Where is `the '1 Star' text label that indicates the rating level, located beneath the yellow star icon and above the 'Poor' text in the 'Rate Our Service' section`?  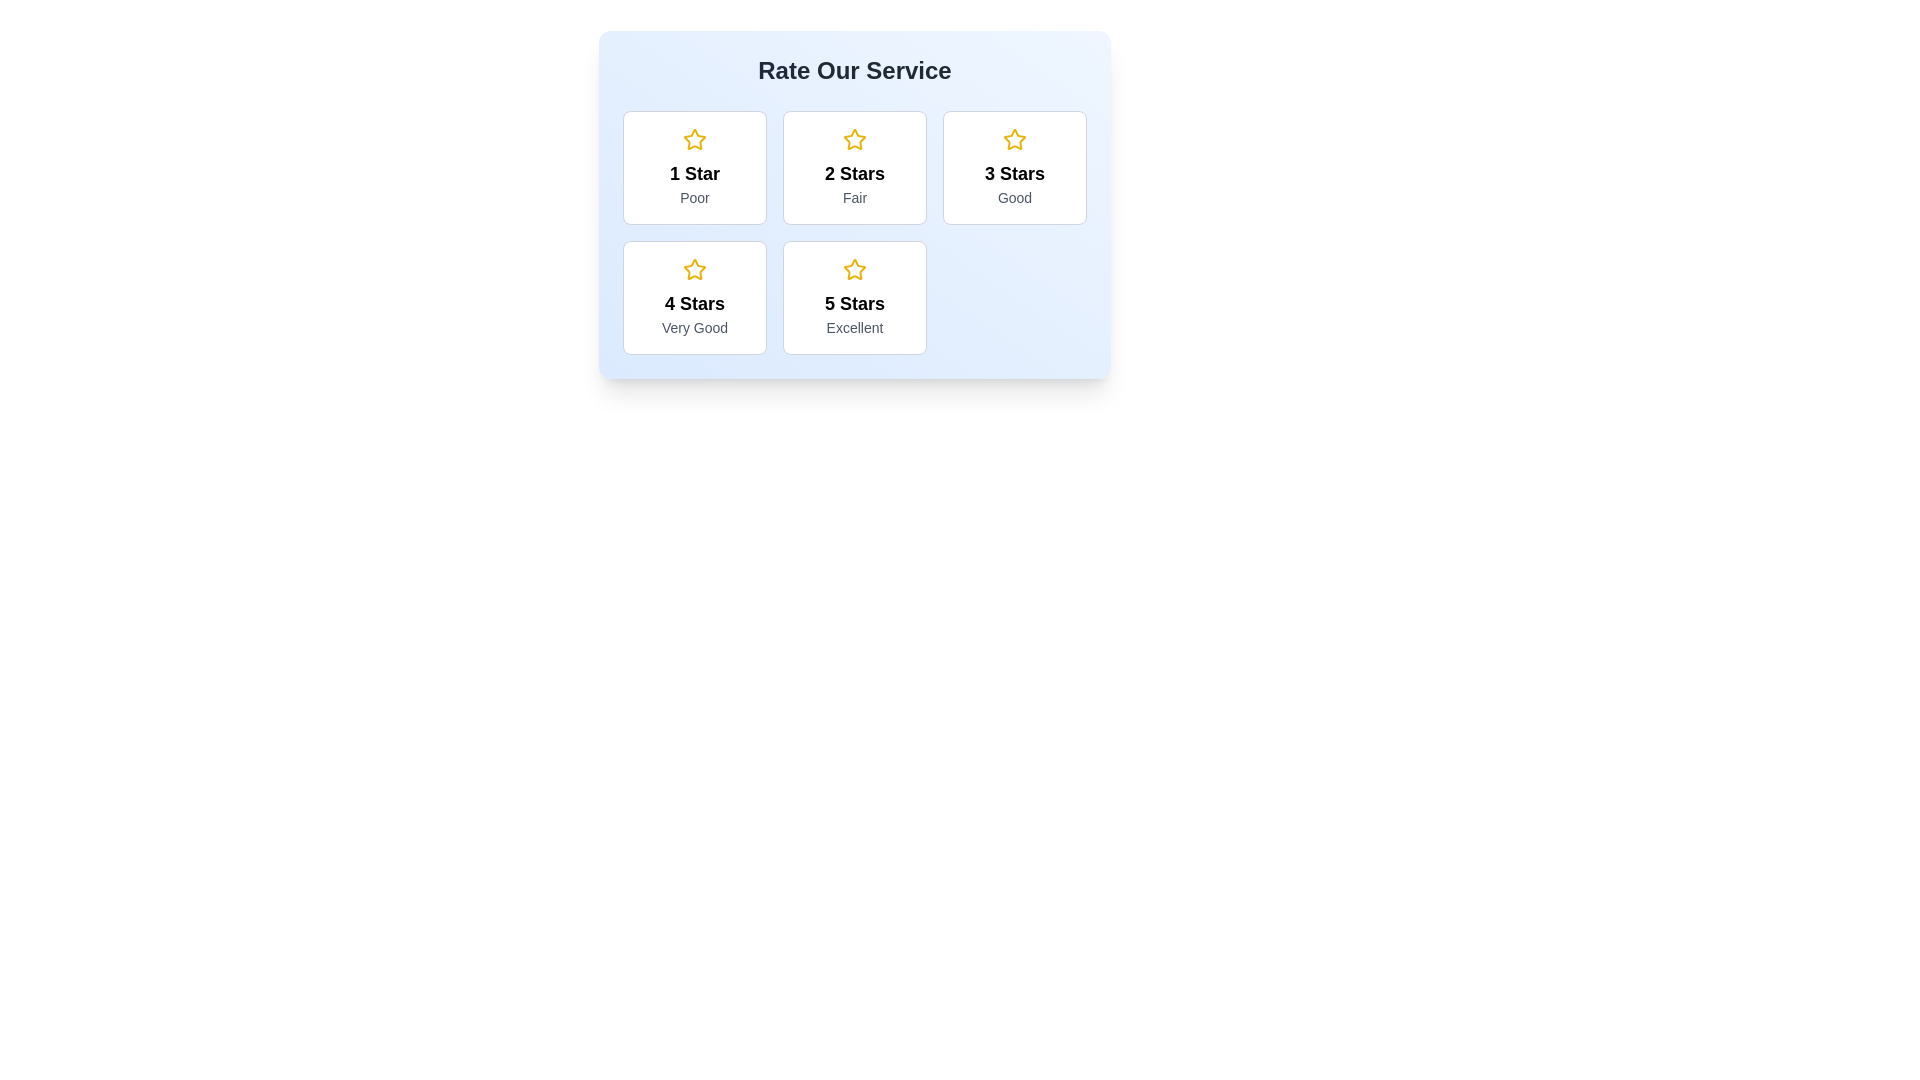 the '1 Star' text label that indicates the rating level, located beneath the yellow star icon and above the 'Poor' text in the 'Rate Our Service' section is located at coordinates (695, 172).